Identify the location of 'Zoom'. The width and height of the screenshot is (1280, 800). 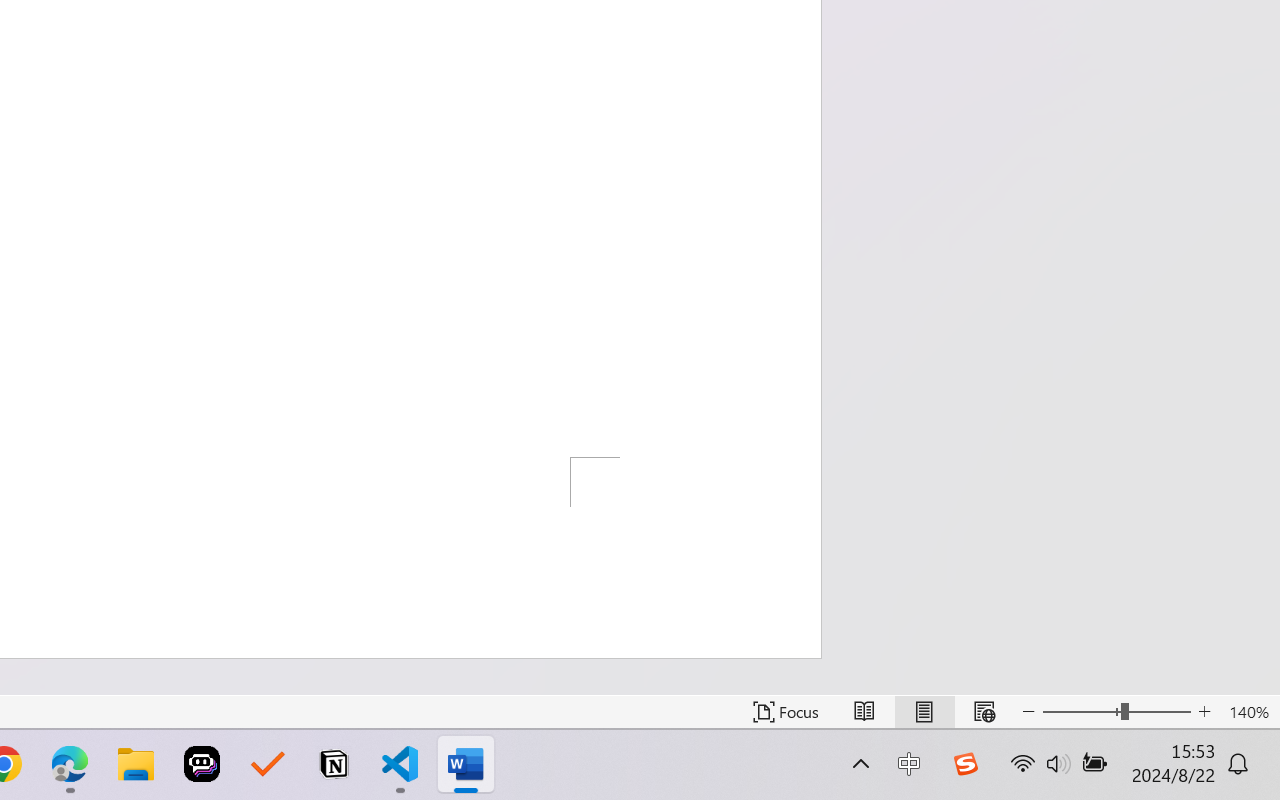
(1115, 711).